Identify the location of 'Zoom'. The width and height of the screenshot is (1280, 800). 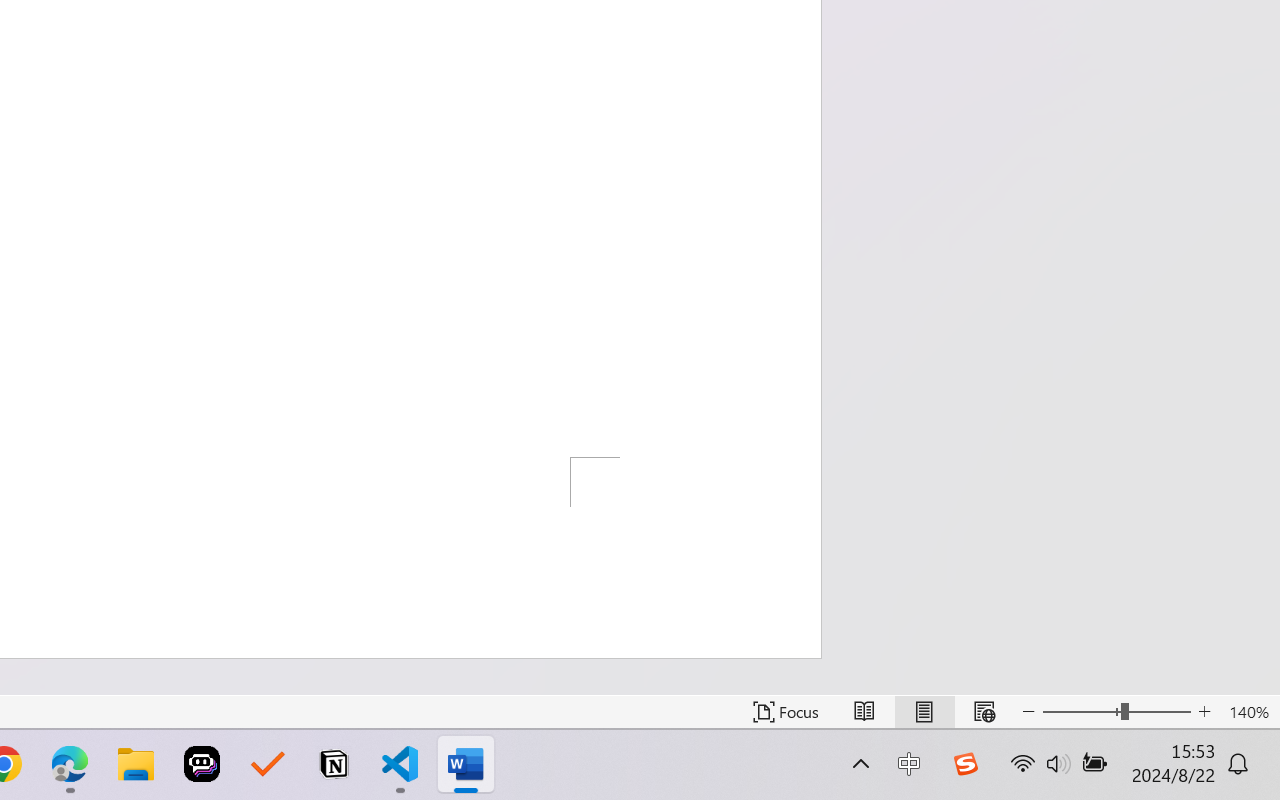
(1115, 711).